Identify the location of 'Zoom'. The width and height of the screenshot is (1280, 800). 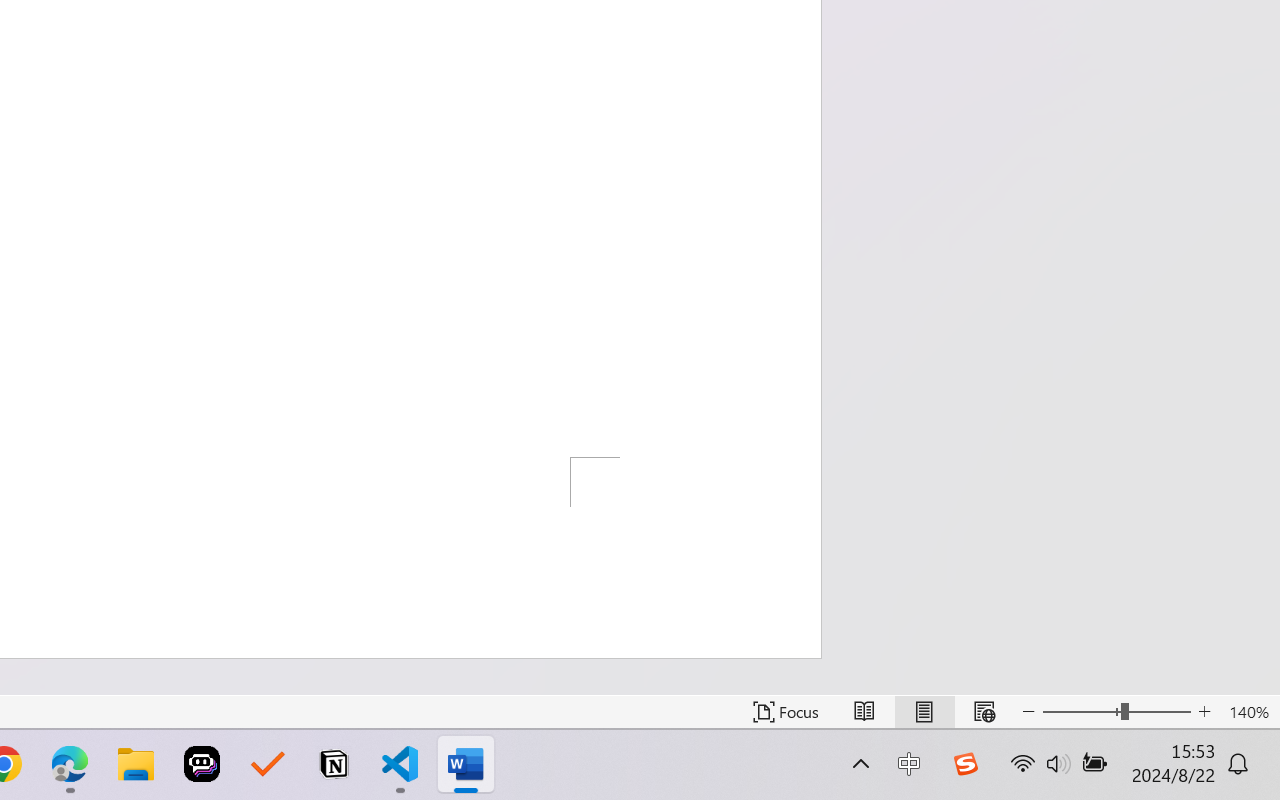
(1115, 711).